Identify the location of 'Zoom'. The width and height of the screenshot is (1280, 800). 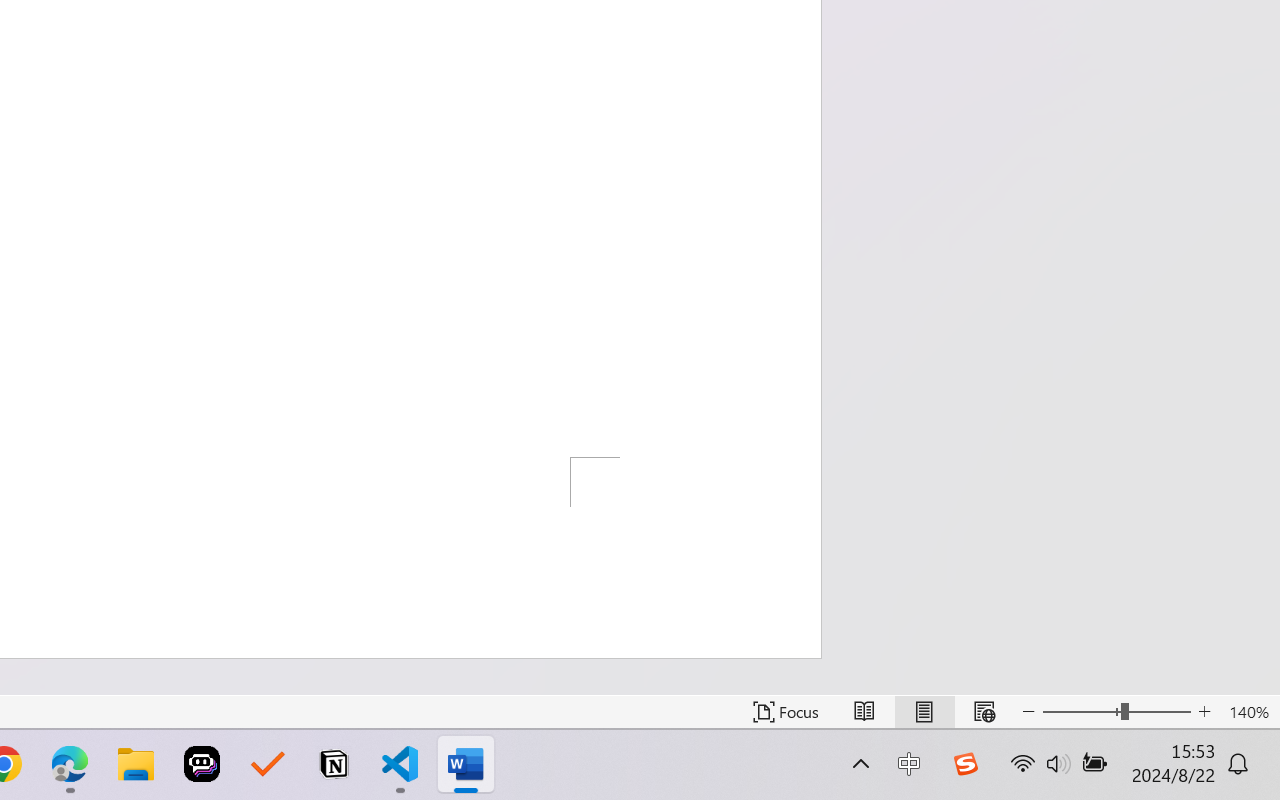
(1115, 711).